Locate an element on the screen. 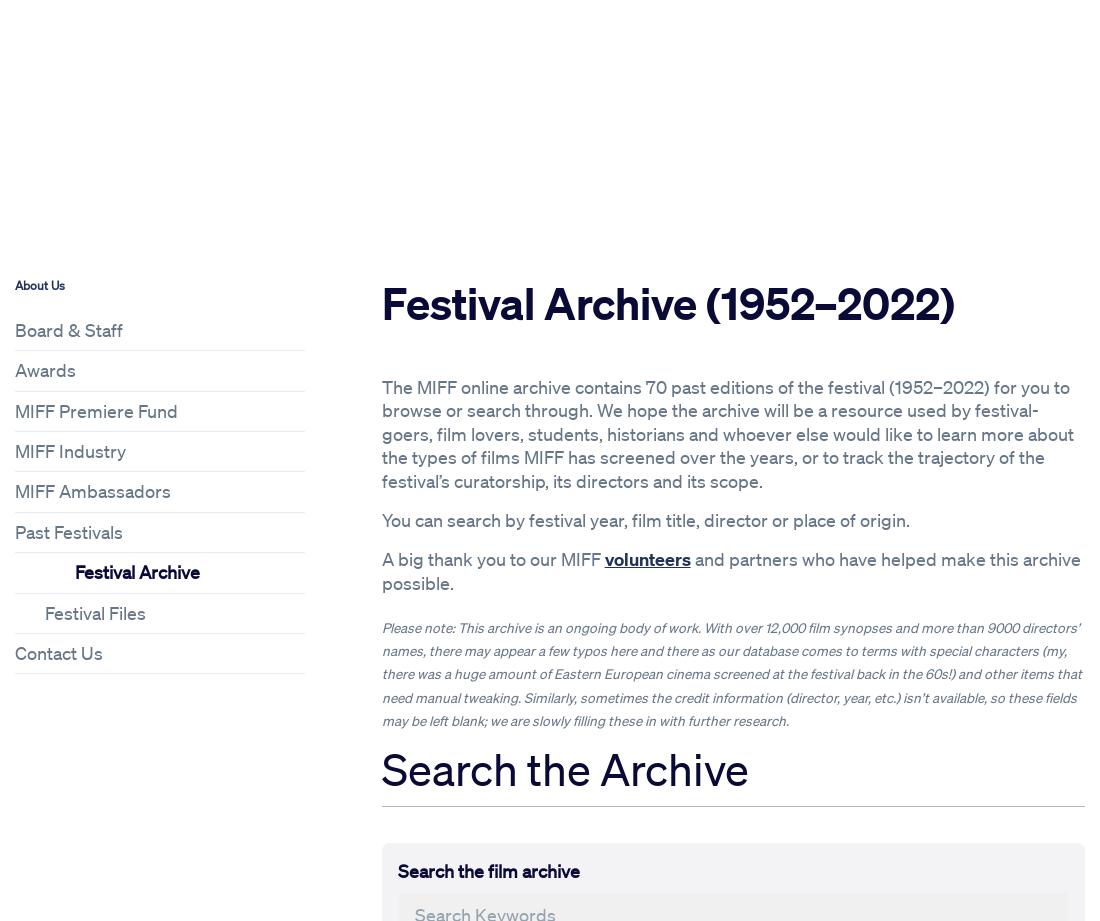 This screenshot has height=921, width=1100. 'Awards' is located at coordinates (44, 369).